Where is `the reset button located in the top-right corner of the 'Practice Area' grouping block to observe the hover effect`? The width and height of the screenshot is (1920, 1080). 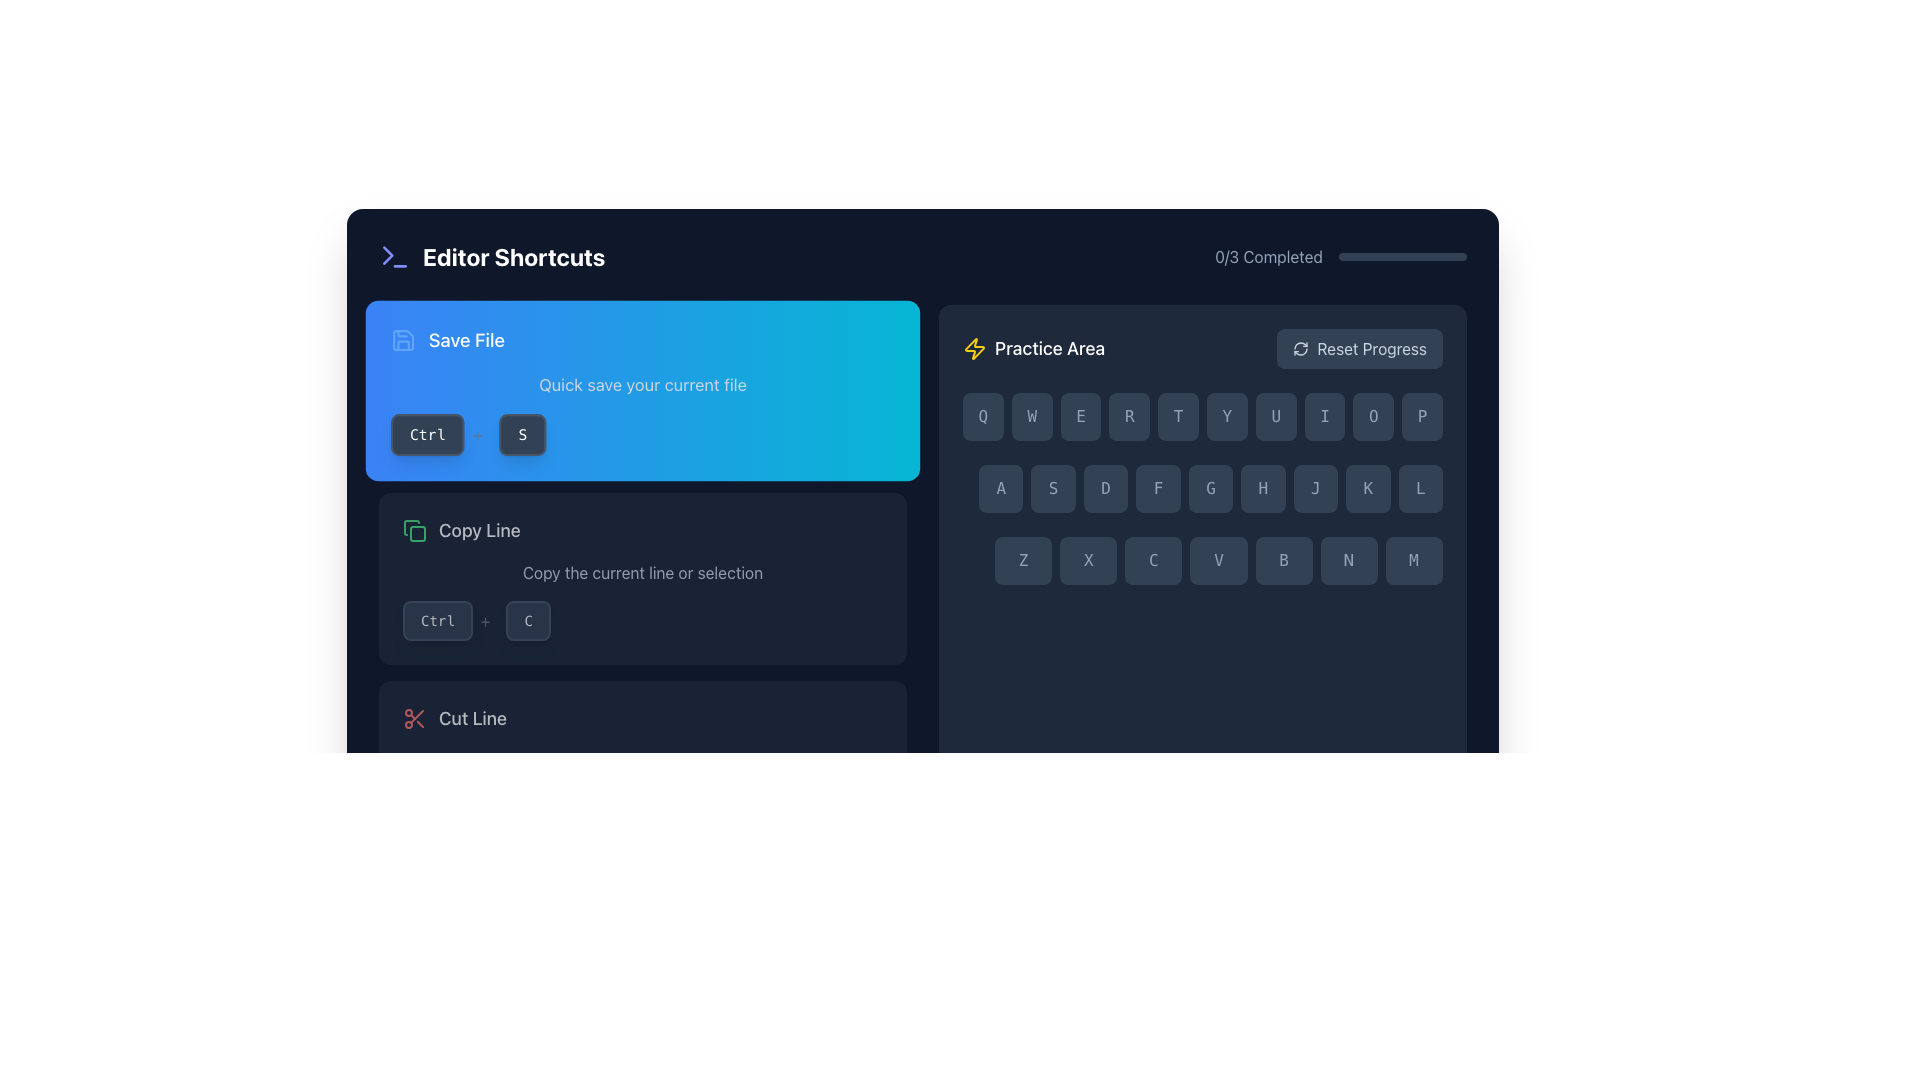 the reset button located in the top-right corner of the 'Practice Area' grouping block to observe the hover effect is located at coordinates (1360, 347).